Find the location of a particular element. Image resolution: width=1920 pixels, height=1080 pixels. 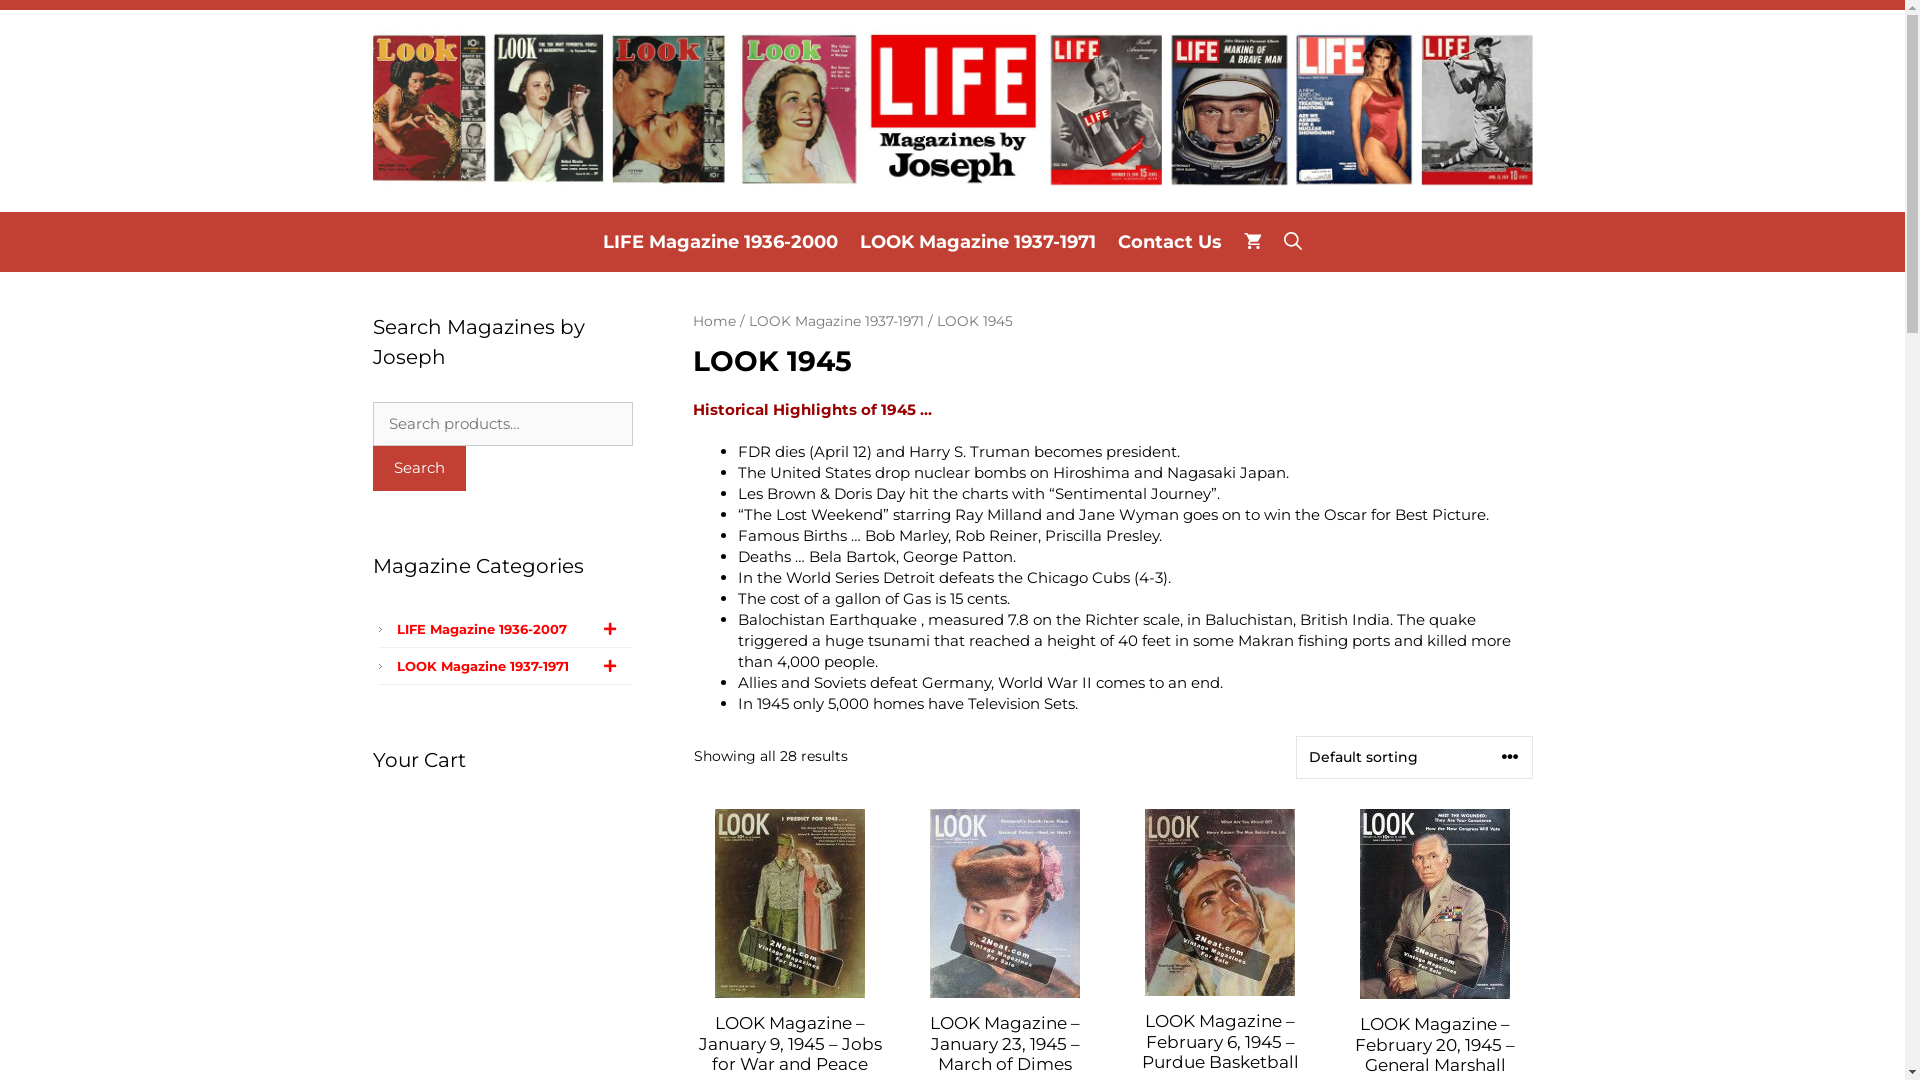

'LOOK Magazine 1937-1971' is located at coordinates (512, 666).